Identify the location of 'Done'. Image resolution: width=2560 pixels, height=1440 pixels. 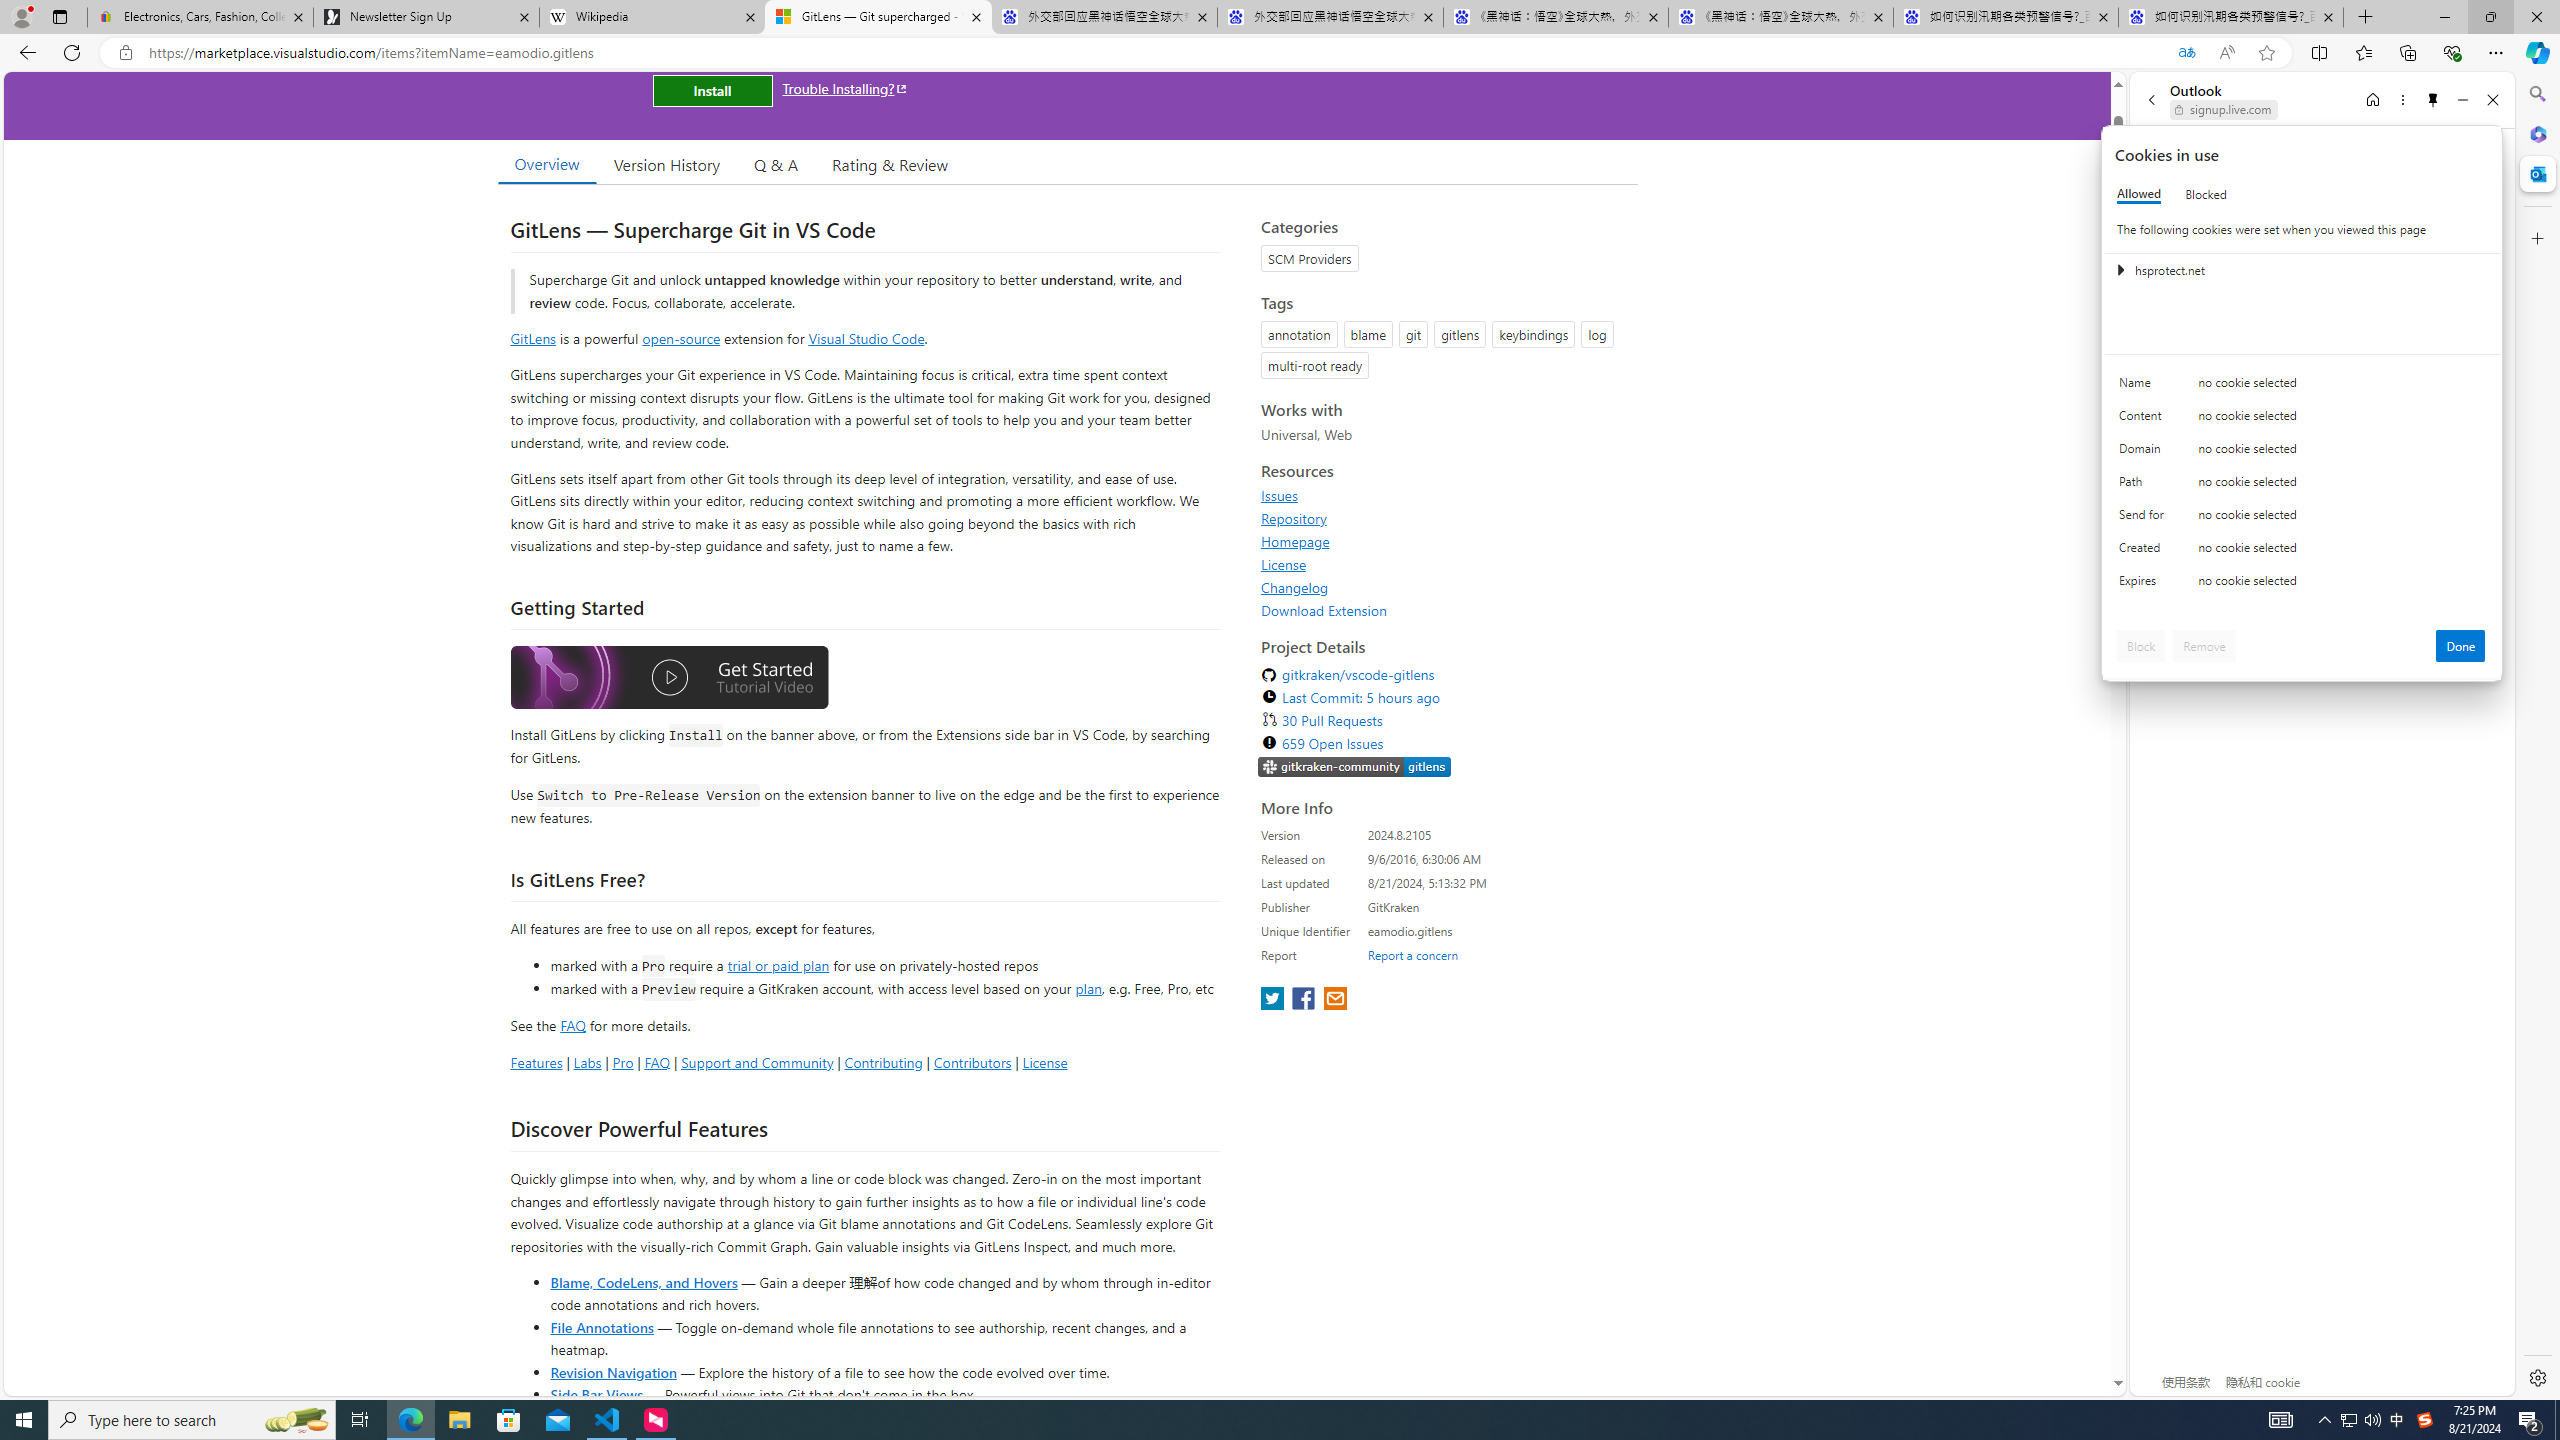
(2461, 646).